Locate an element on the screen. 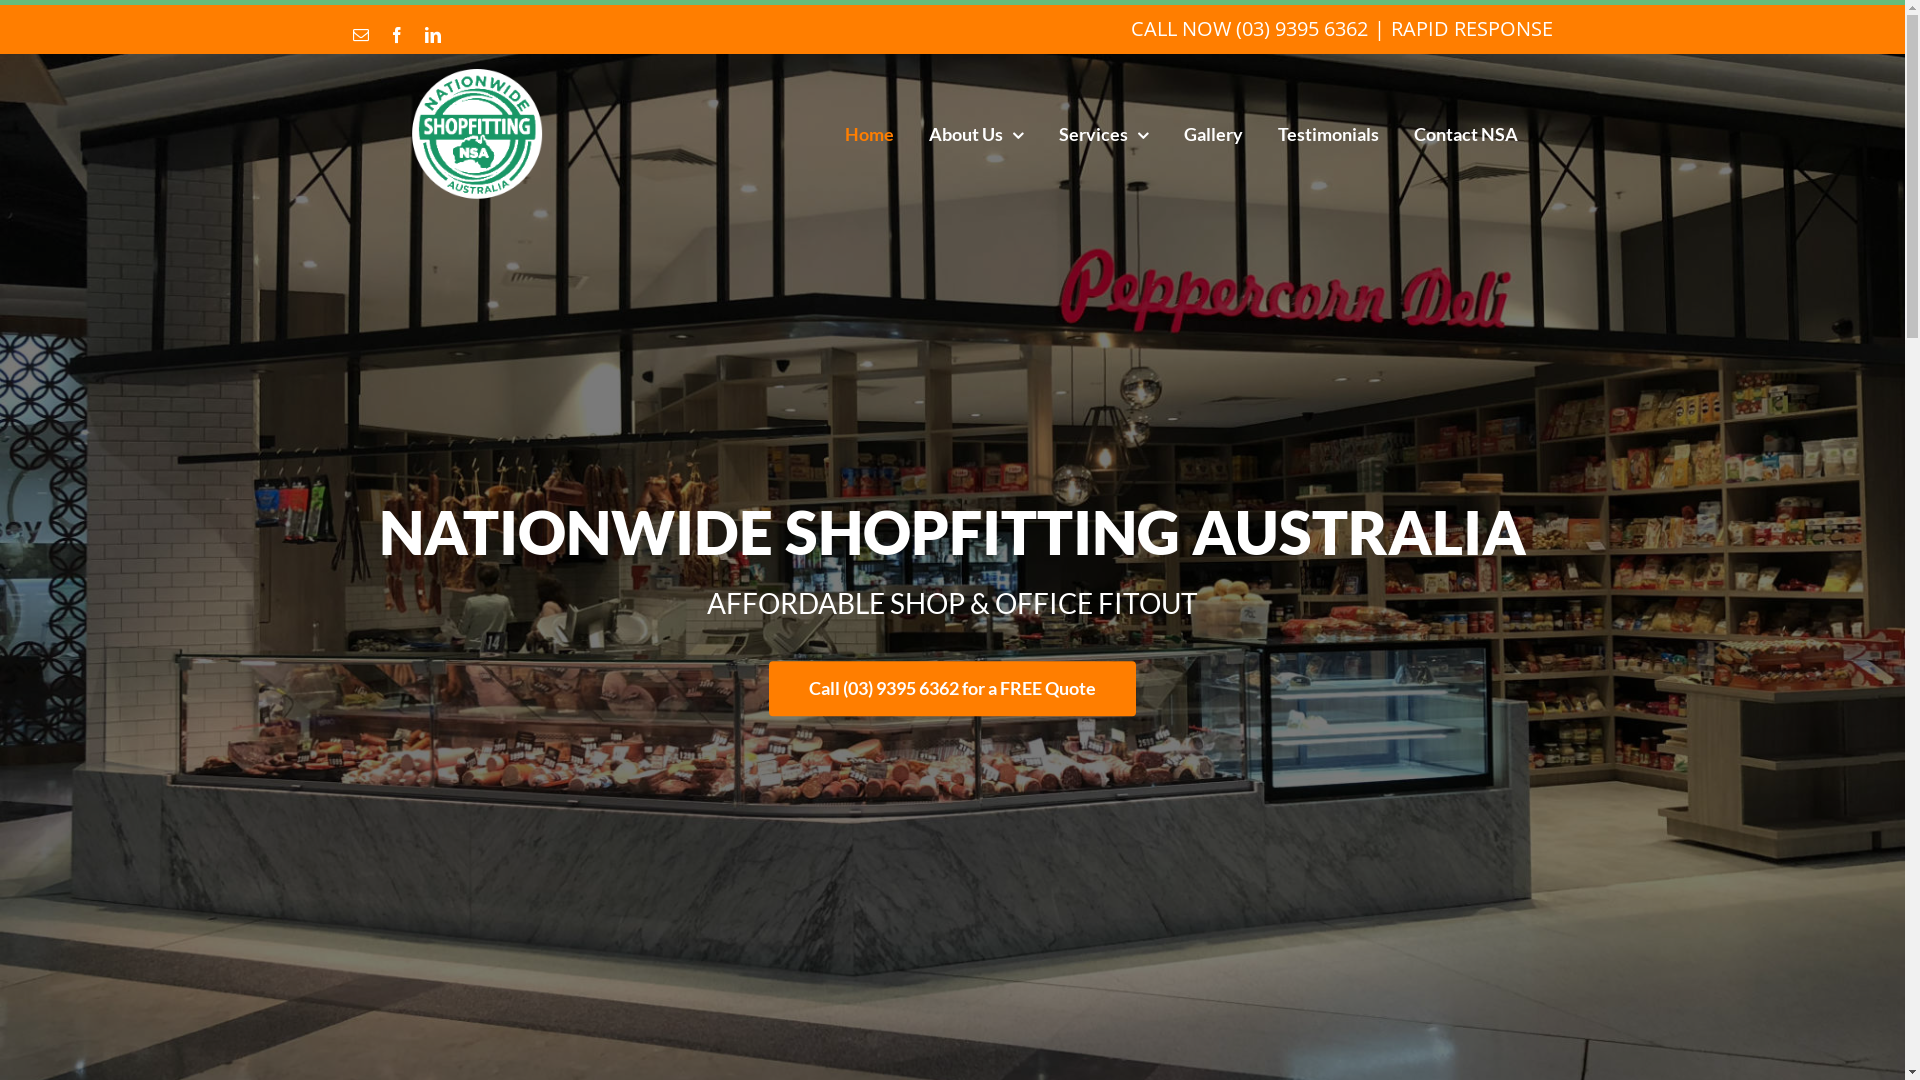  'Gallery' is located at coordinates (1184, 134).